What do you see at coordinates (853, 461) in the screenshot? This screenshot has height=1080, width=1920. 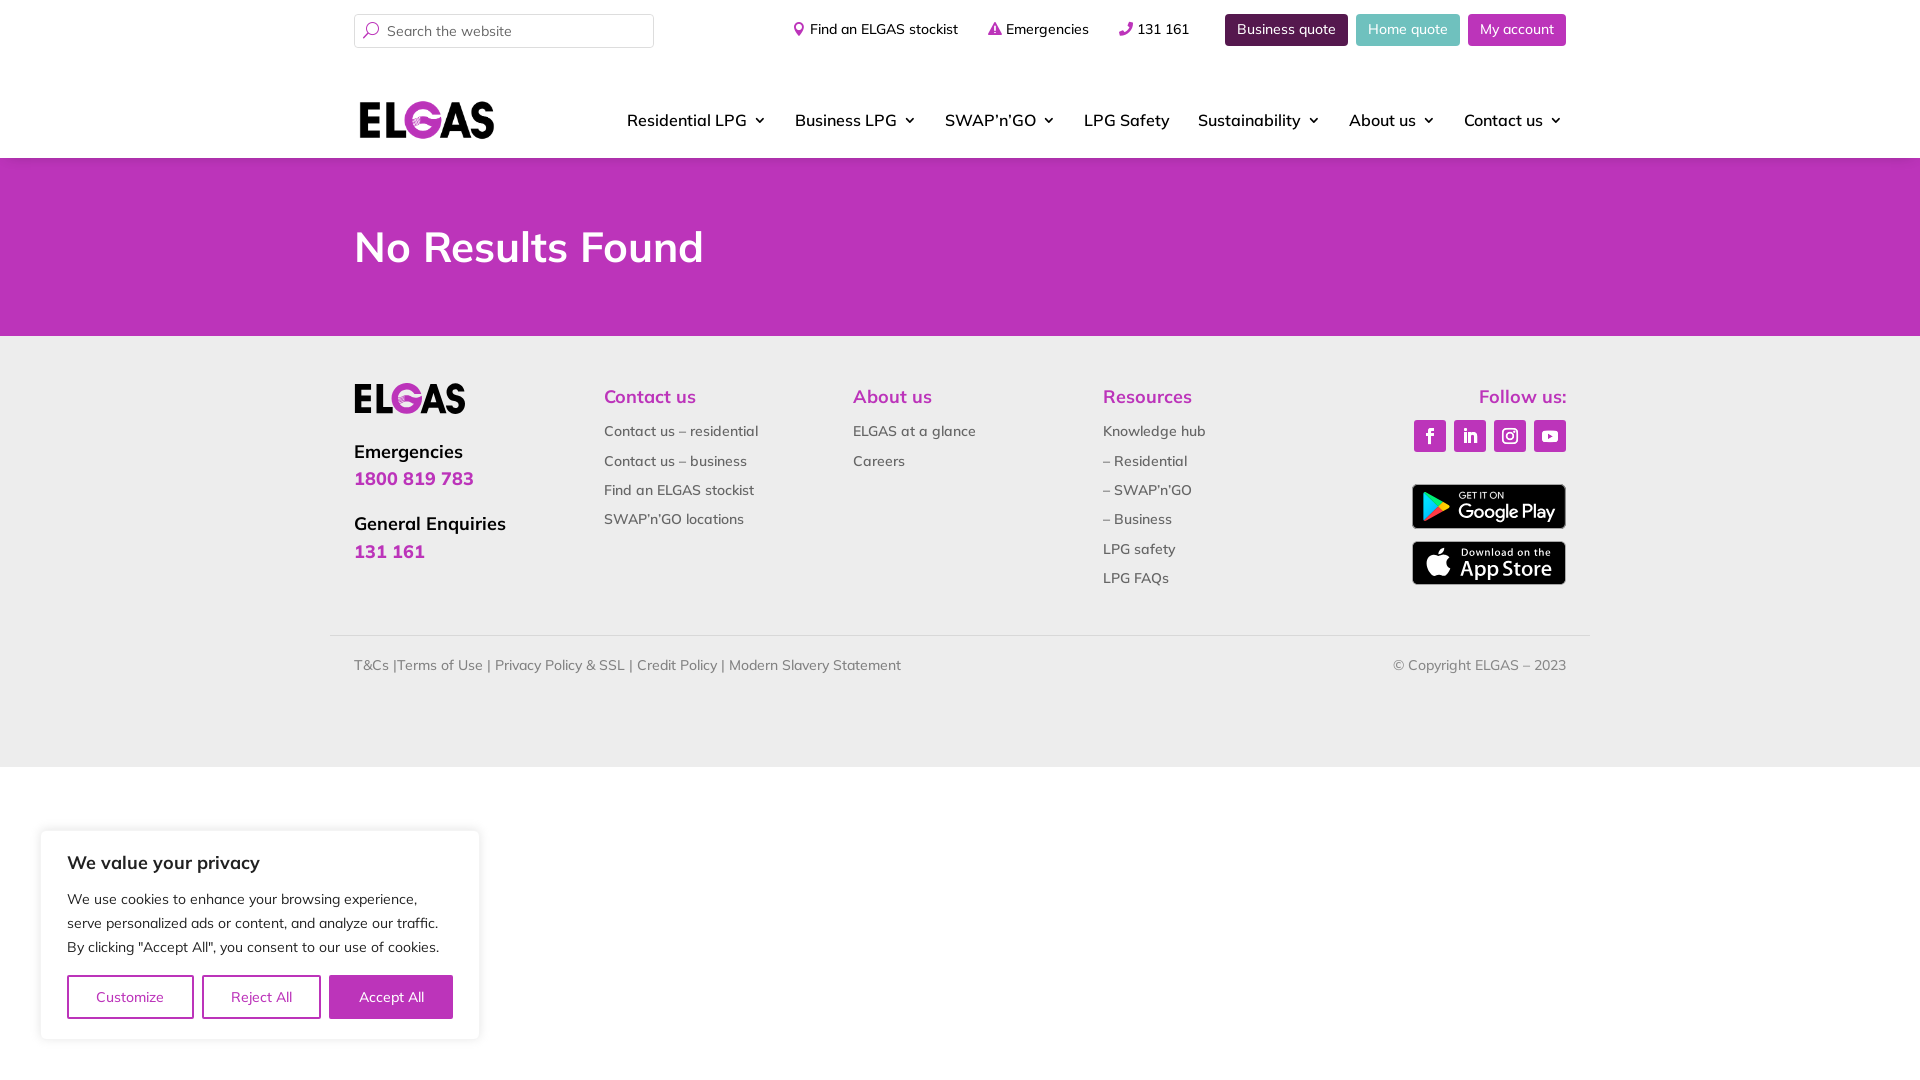 I see `'Careers'` at bounding box center [853, 461].